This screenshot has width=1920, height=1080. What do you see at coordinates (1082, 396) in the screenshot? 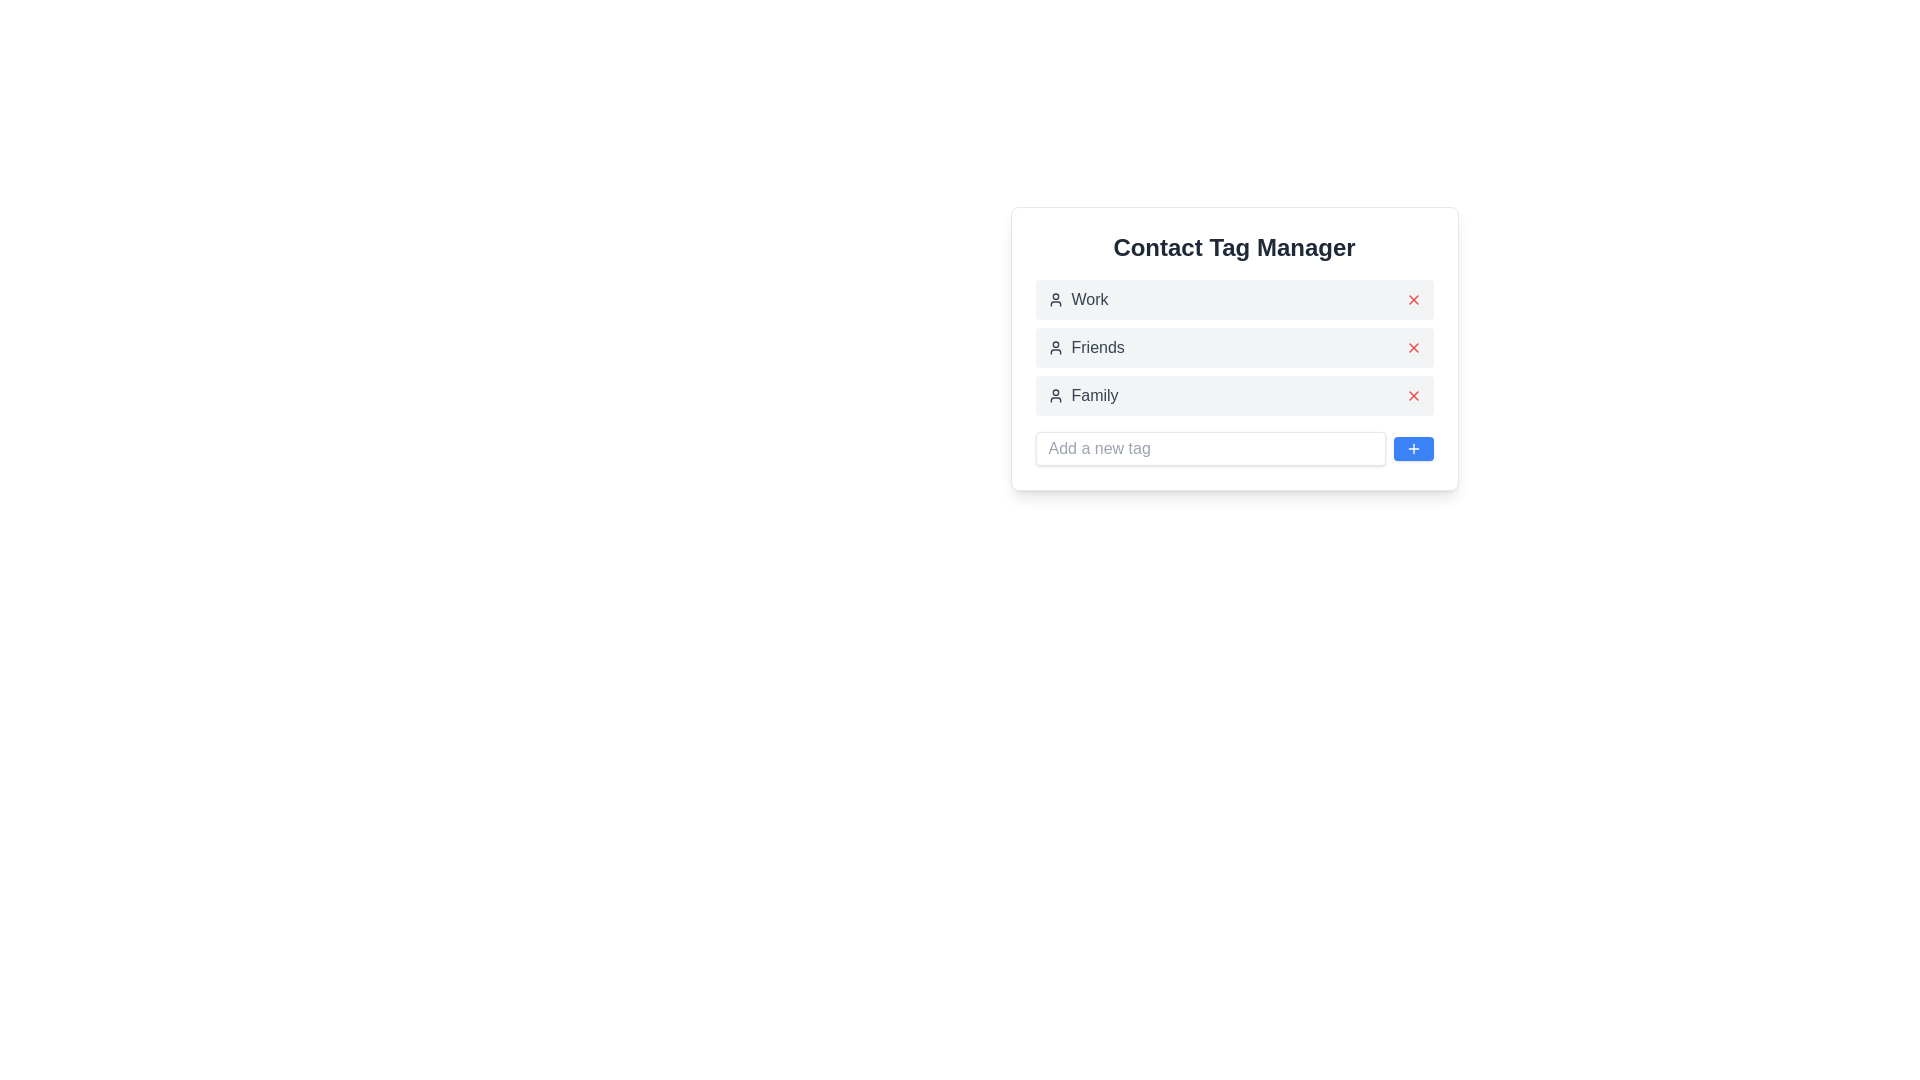
I see `the label with an icon in the 'Contact Tag Manager' that is the third item in the list of tags, situated between 'Friends' and the input field for adding new tags` at bounding box center [1082, 396].